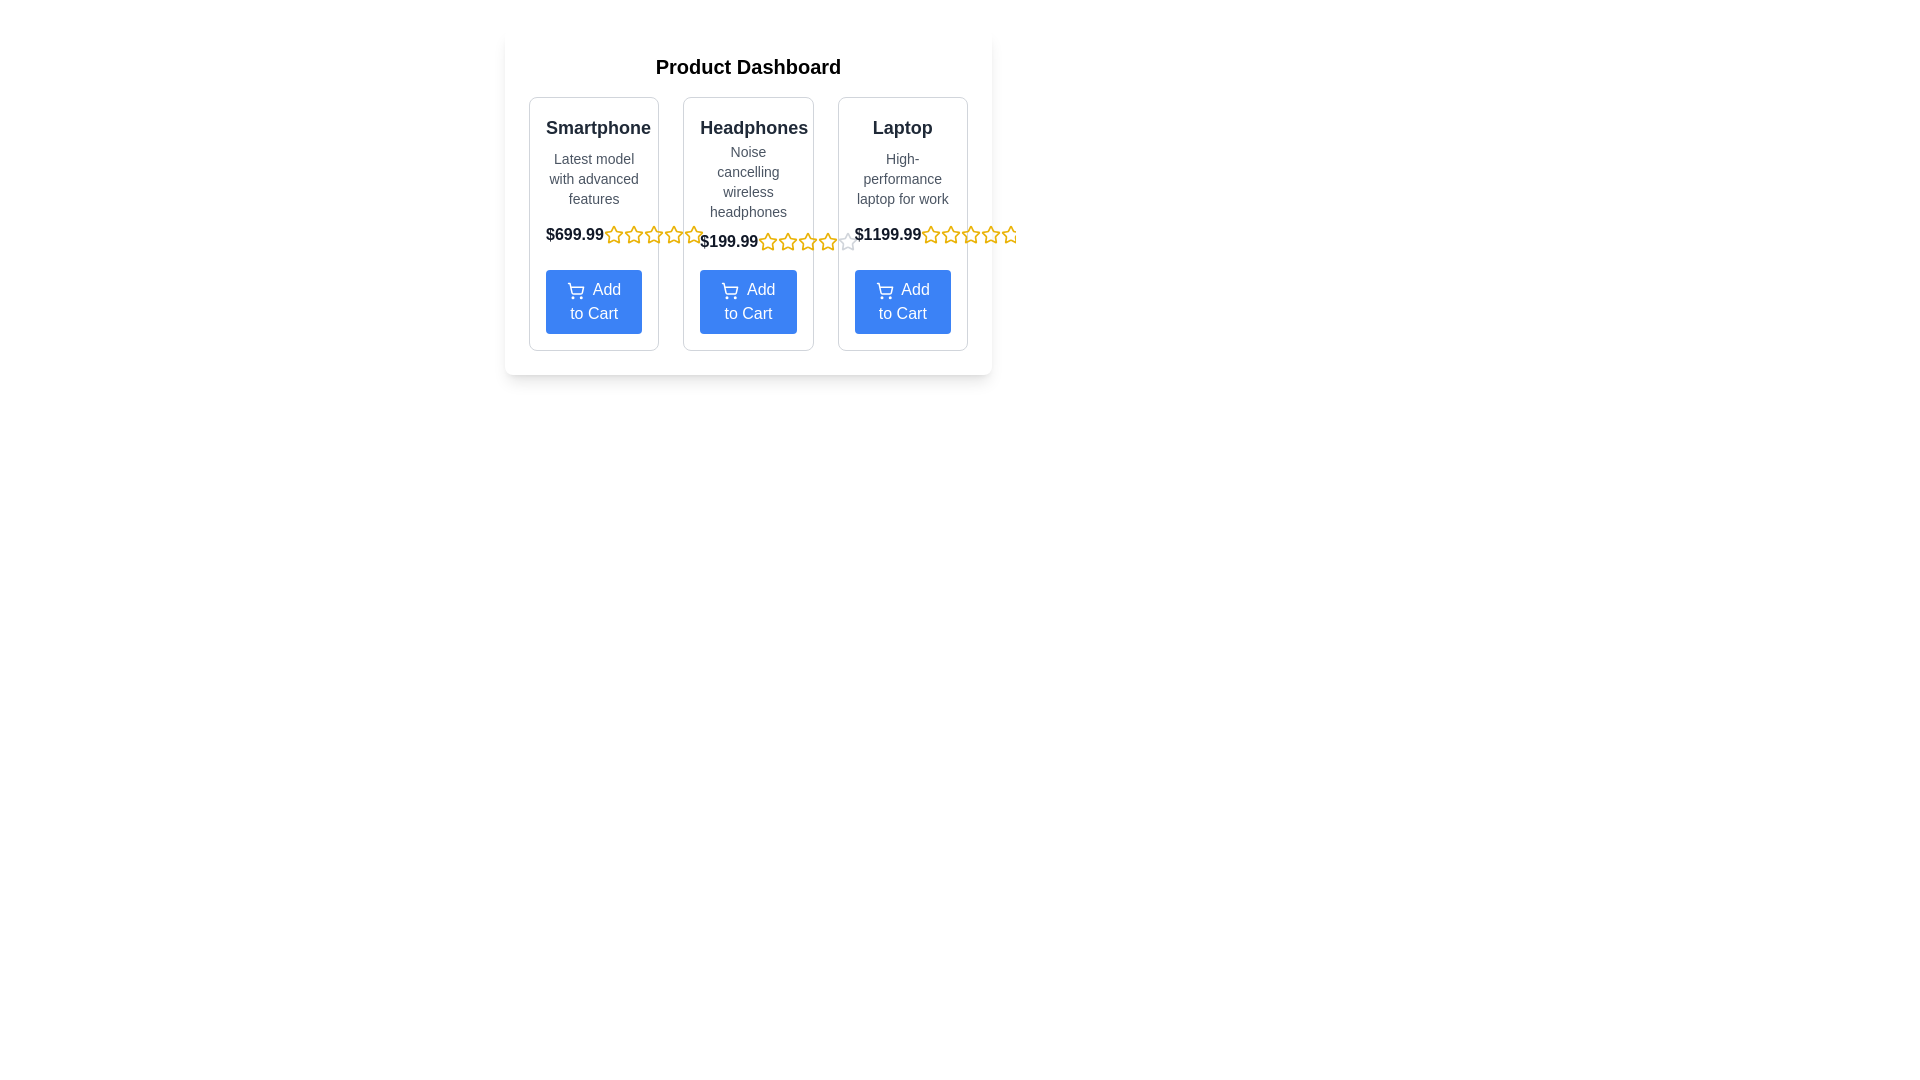 This screenshot has width=1920, height=1080. What do you see at coordinates (593, 177) in the screenshot?
I see `the description text 'Latest model with advanced features' located below the title 'Smartphone' in the first product card of the product dashboard` at bounding box center [593, 177].